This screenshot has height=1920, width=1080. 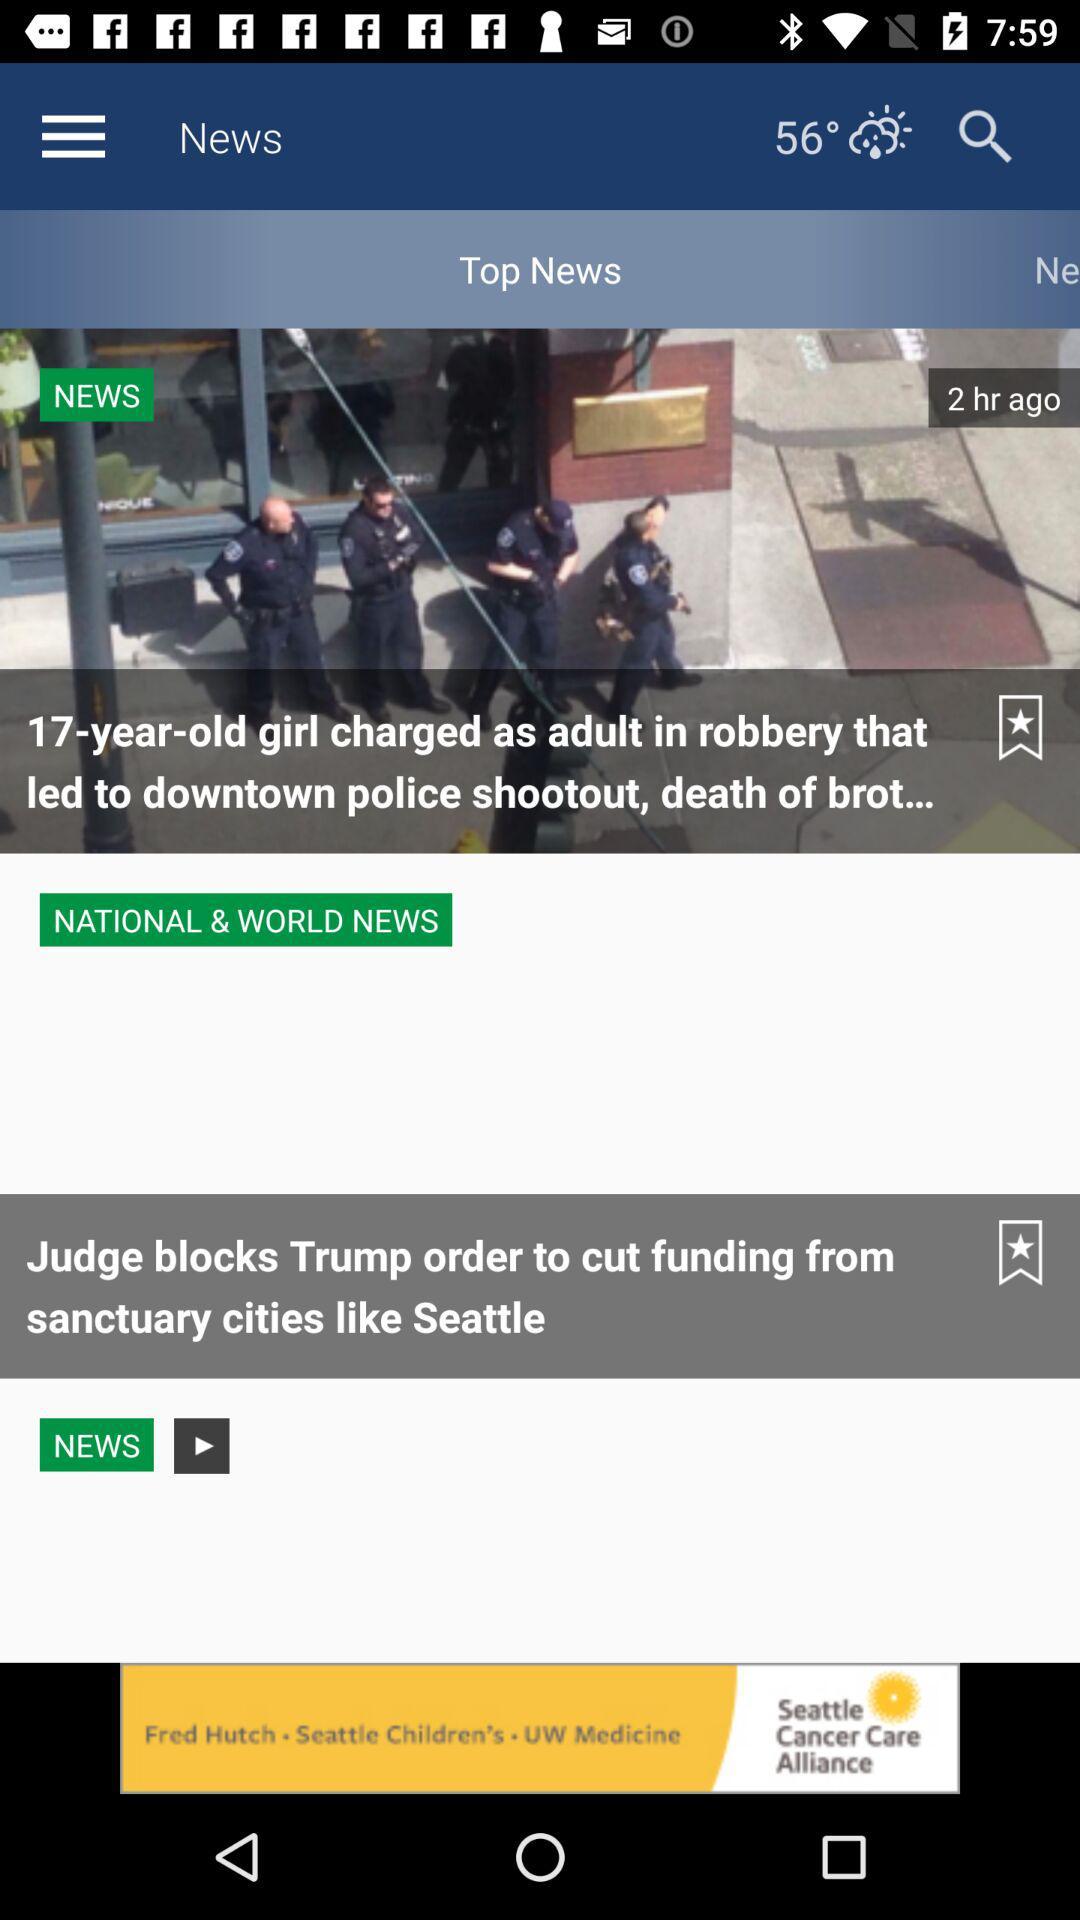 I want to click on the menu on top left, so click(x=72, y=136).